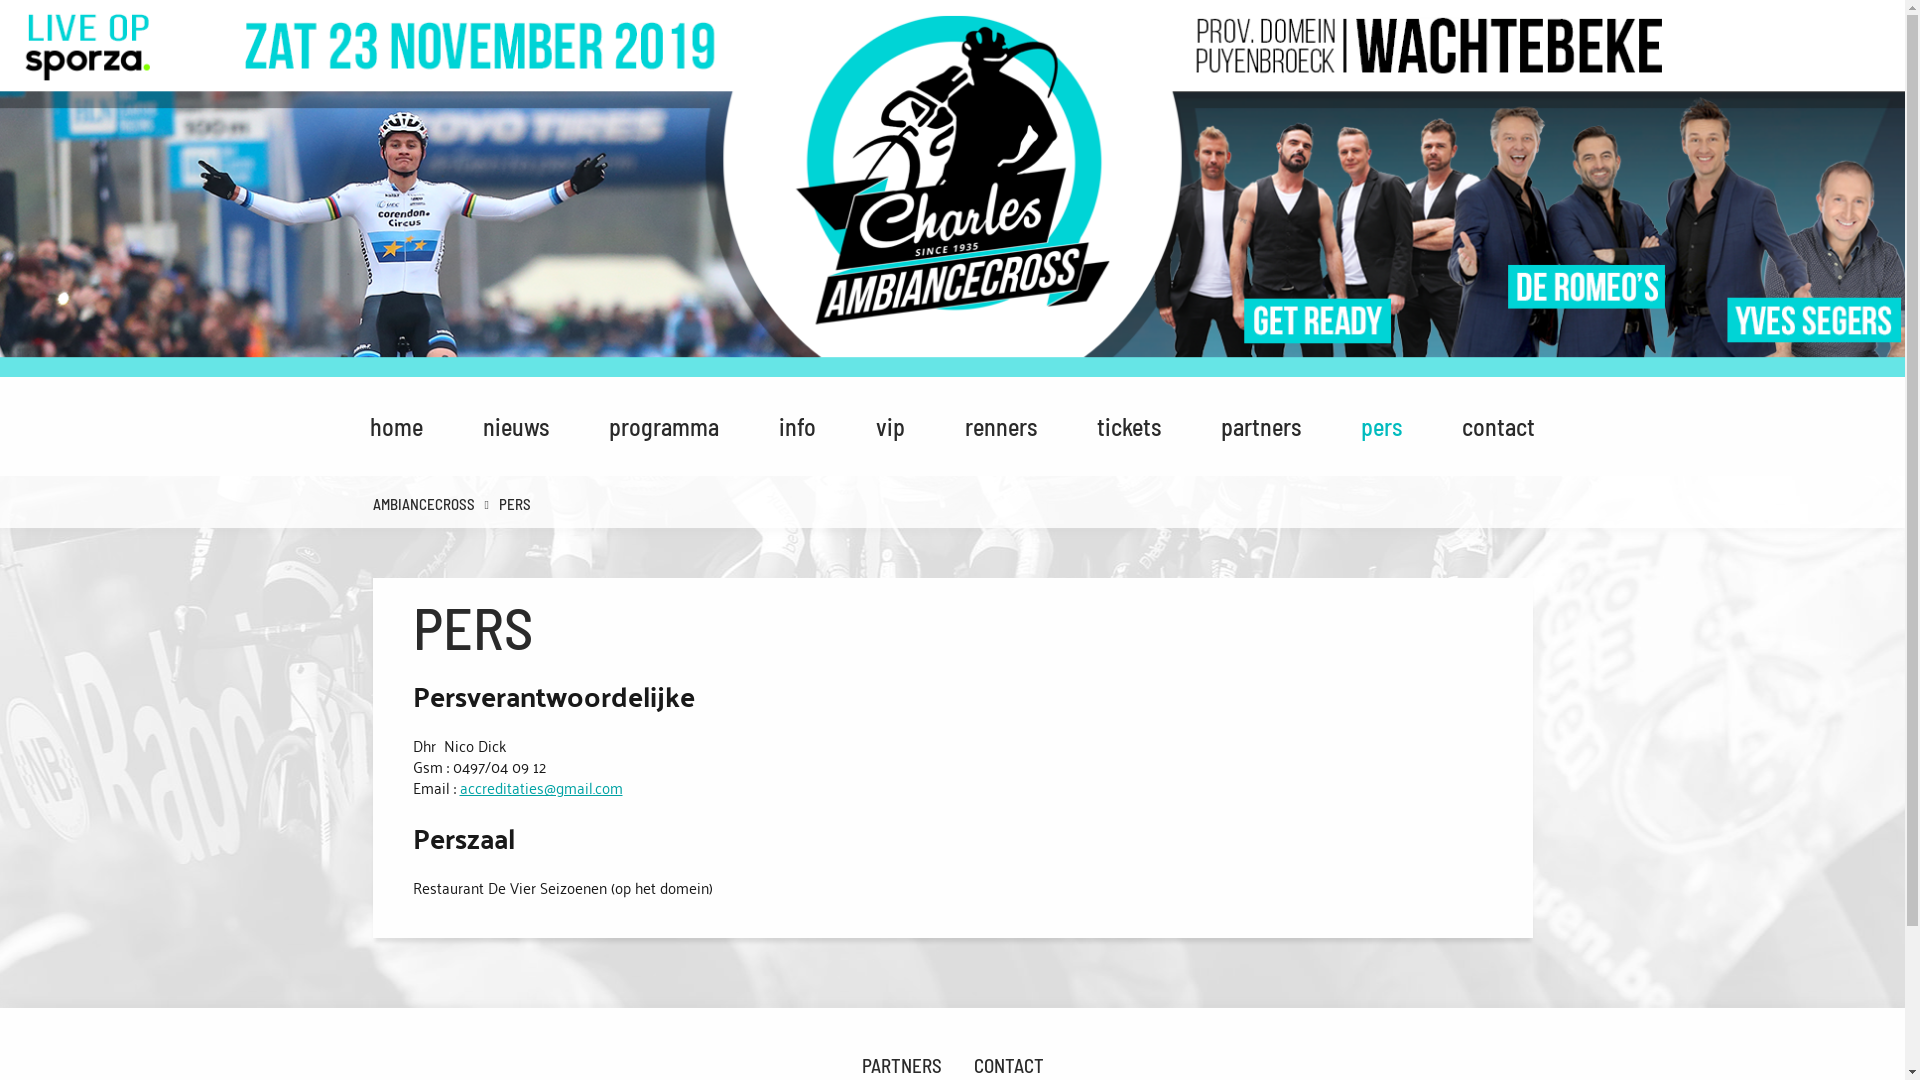  Describe the element at coordinates (396, 425) in the screenshot. I see `'home'` at that location.